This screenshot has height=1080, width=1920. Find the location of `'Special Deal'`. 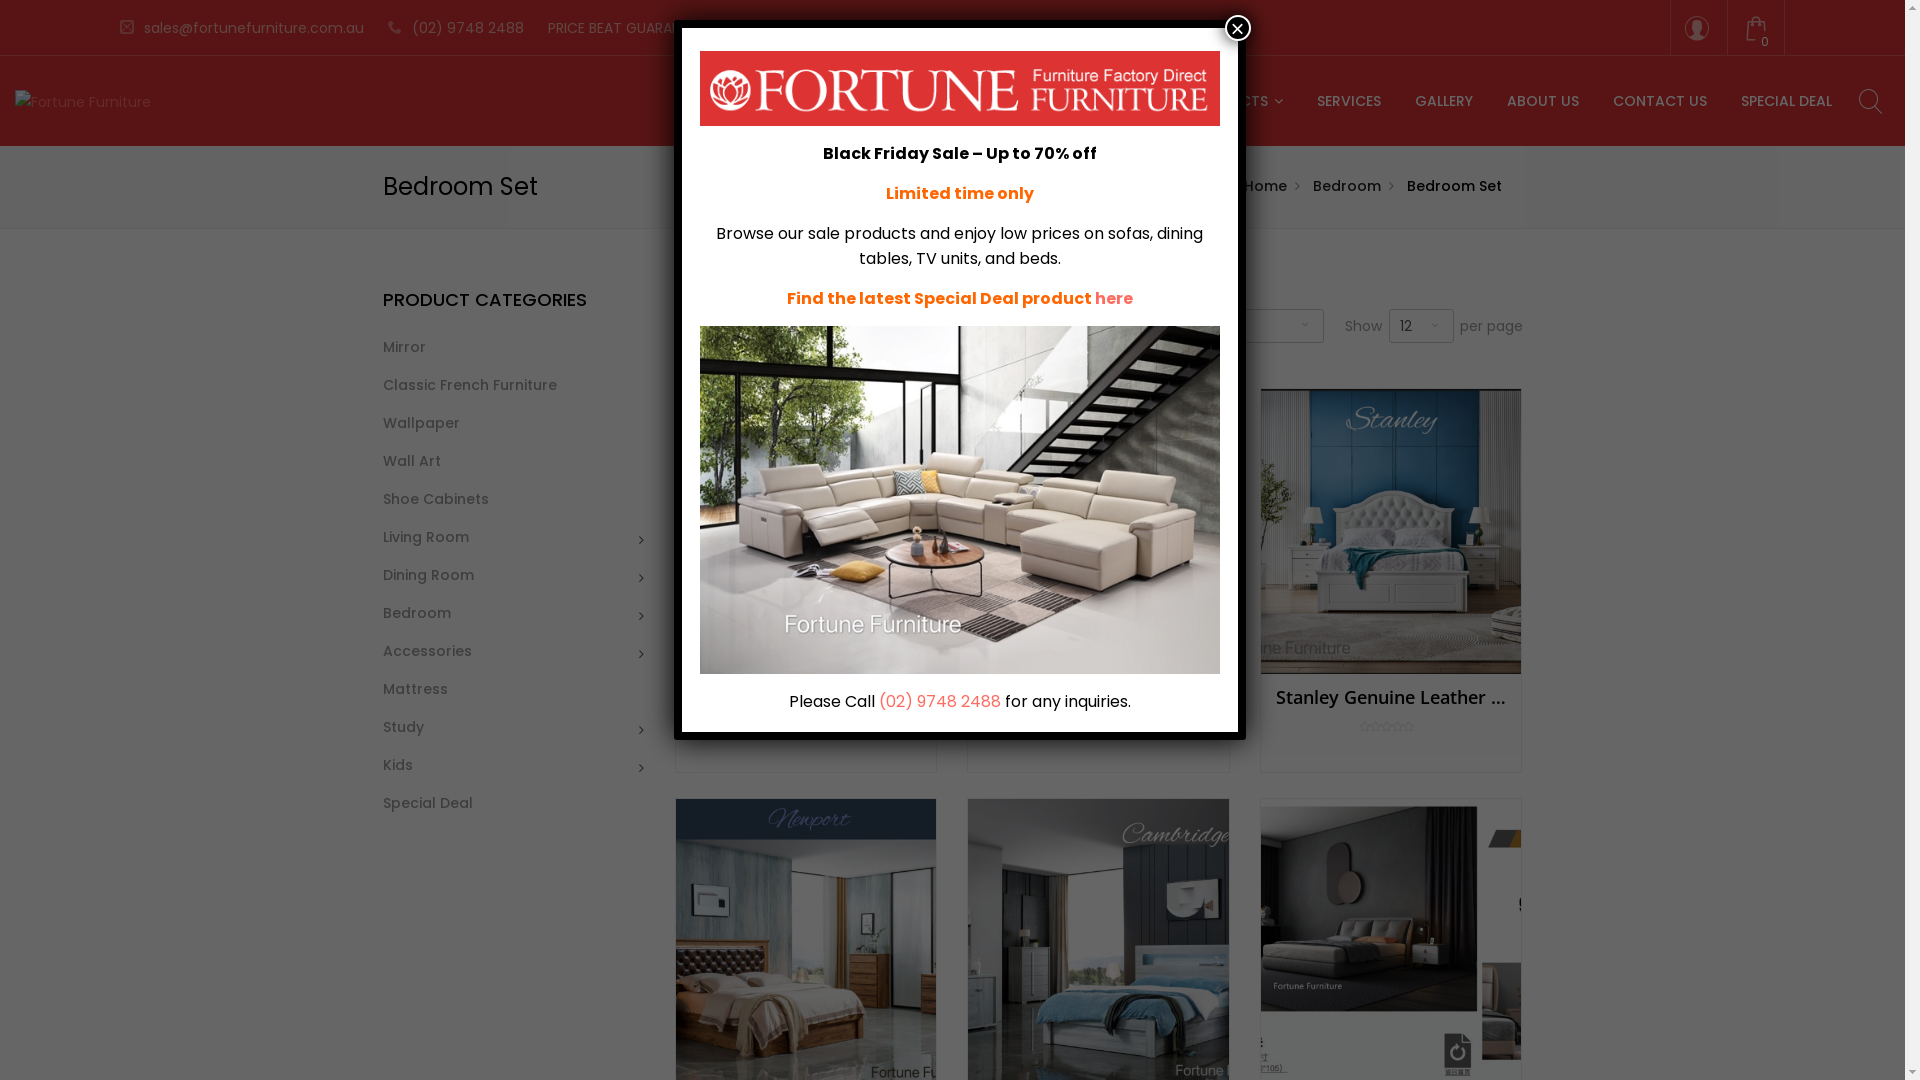

'Special Deal' is located at coordinates (426, 800).